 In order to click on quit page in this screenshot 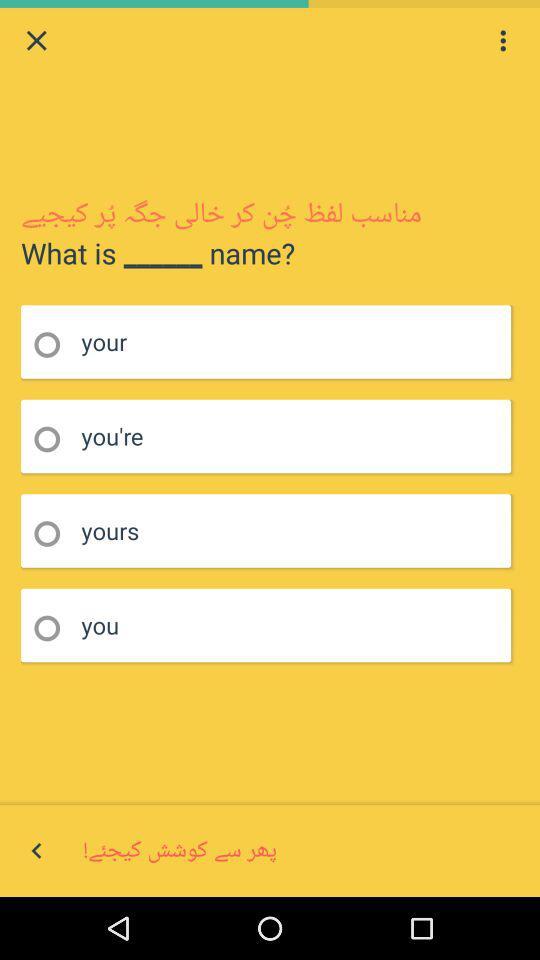, I will do `click(36, 39)`.